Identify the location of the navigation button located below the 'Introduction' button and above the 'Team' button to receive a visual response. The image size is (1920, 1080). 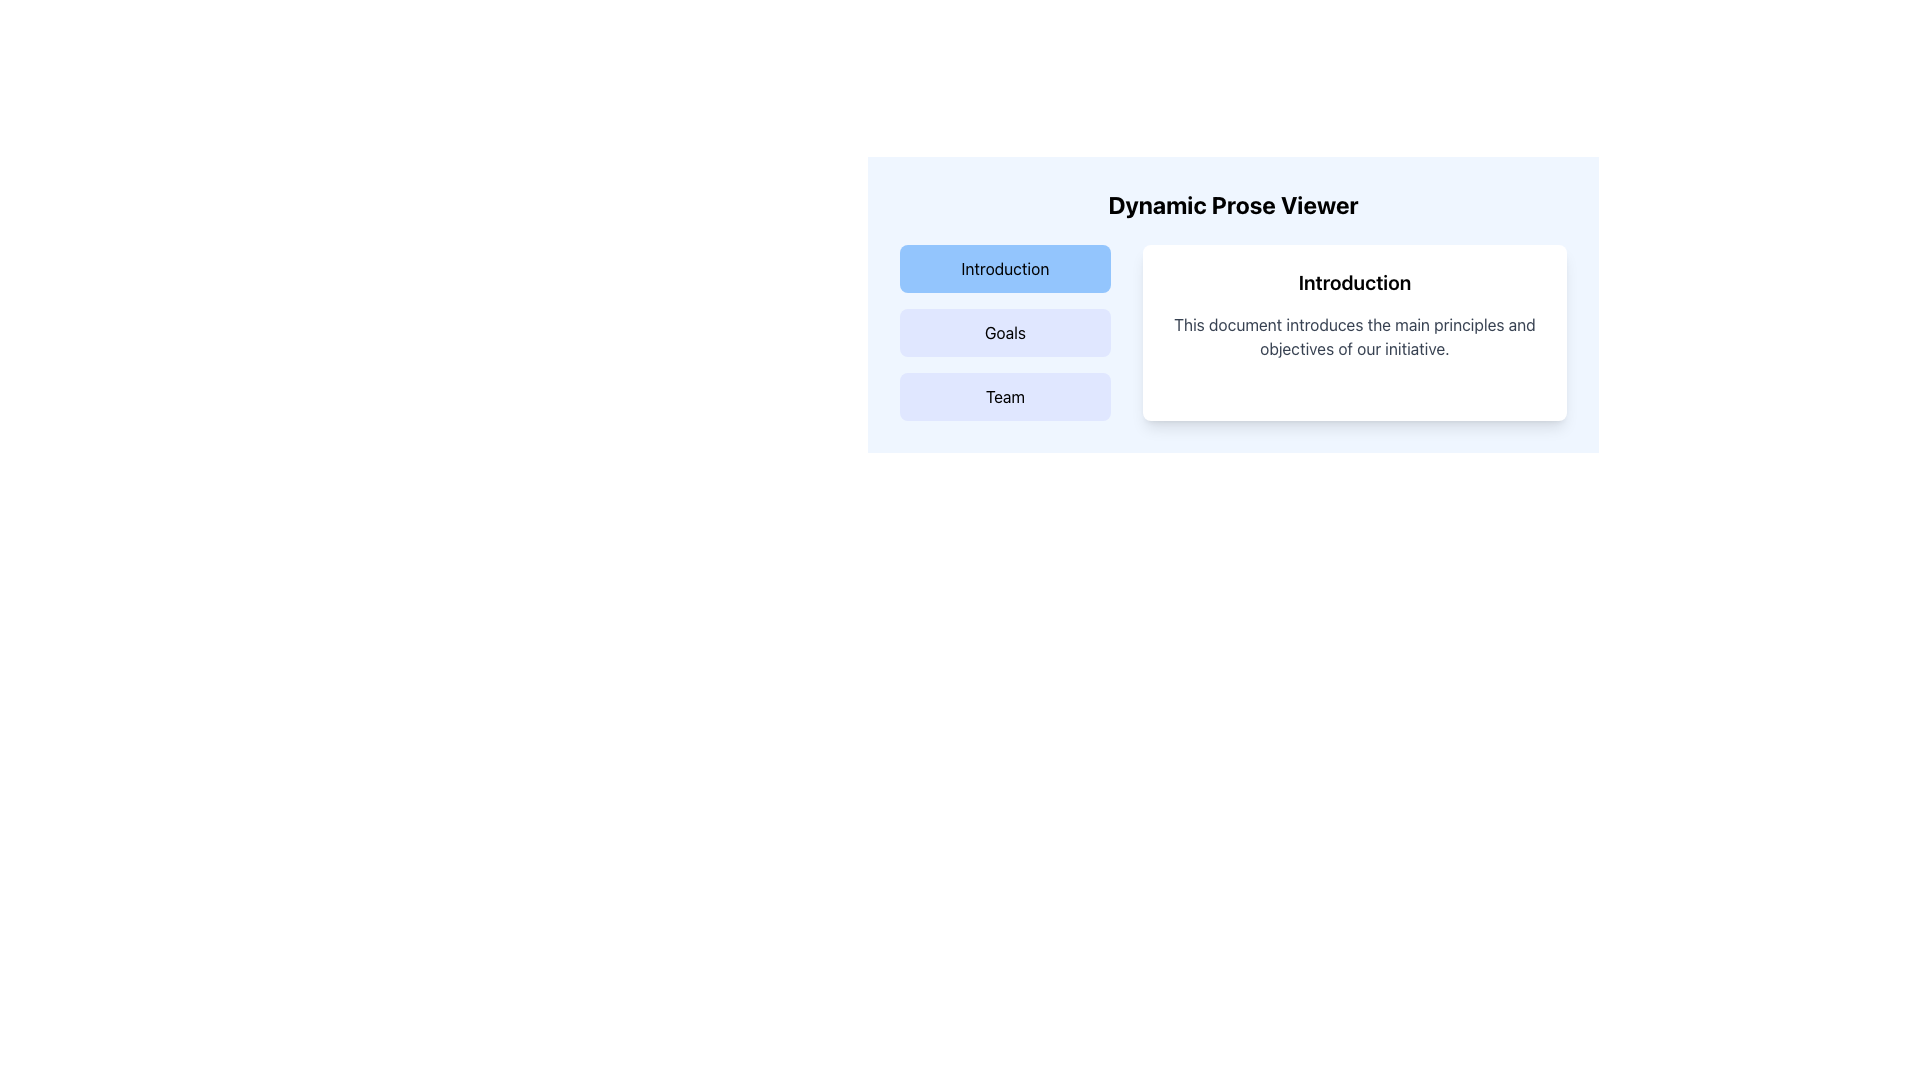
(1005, 331).